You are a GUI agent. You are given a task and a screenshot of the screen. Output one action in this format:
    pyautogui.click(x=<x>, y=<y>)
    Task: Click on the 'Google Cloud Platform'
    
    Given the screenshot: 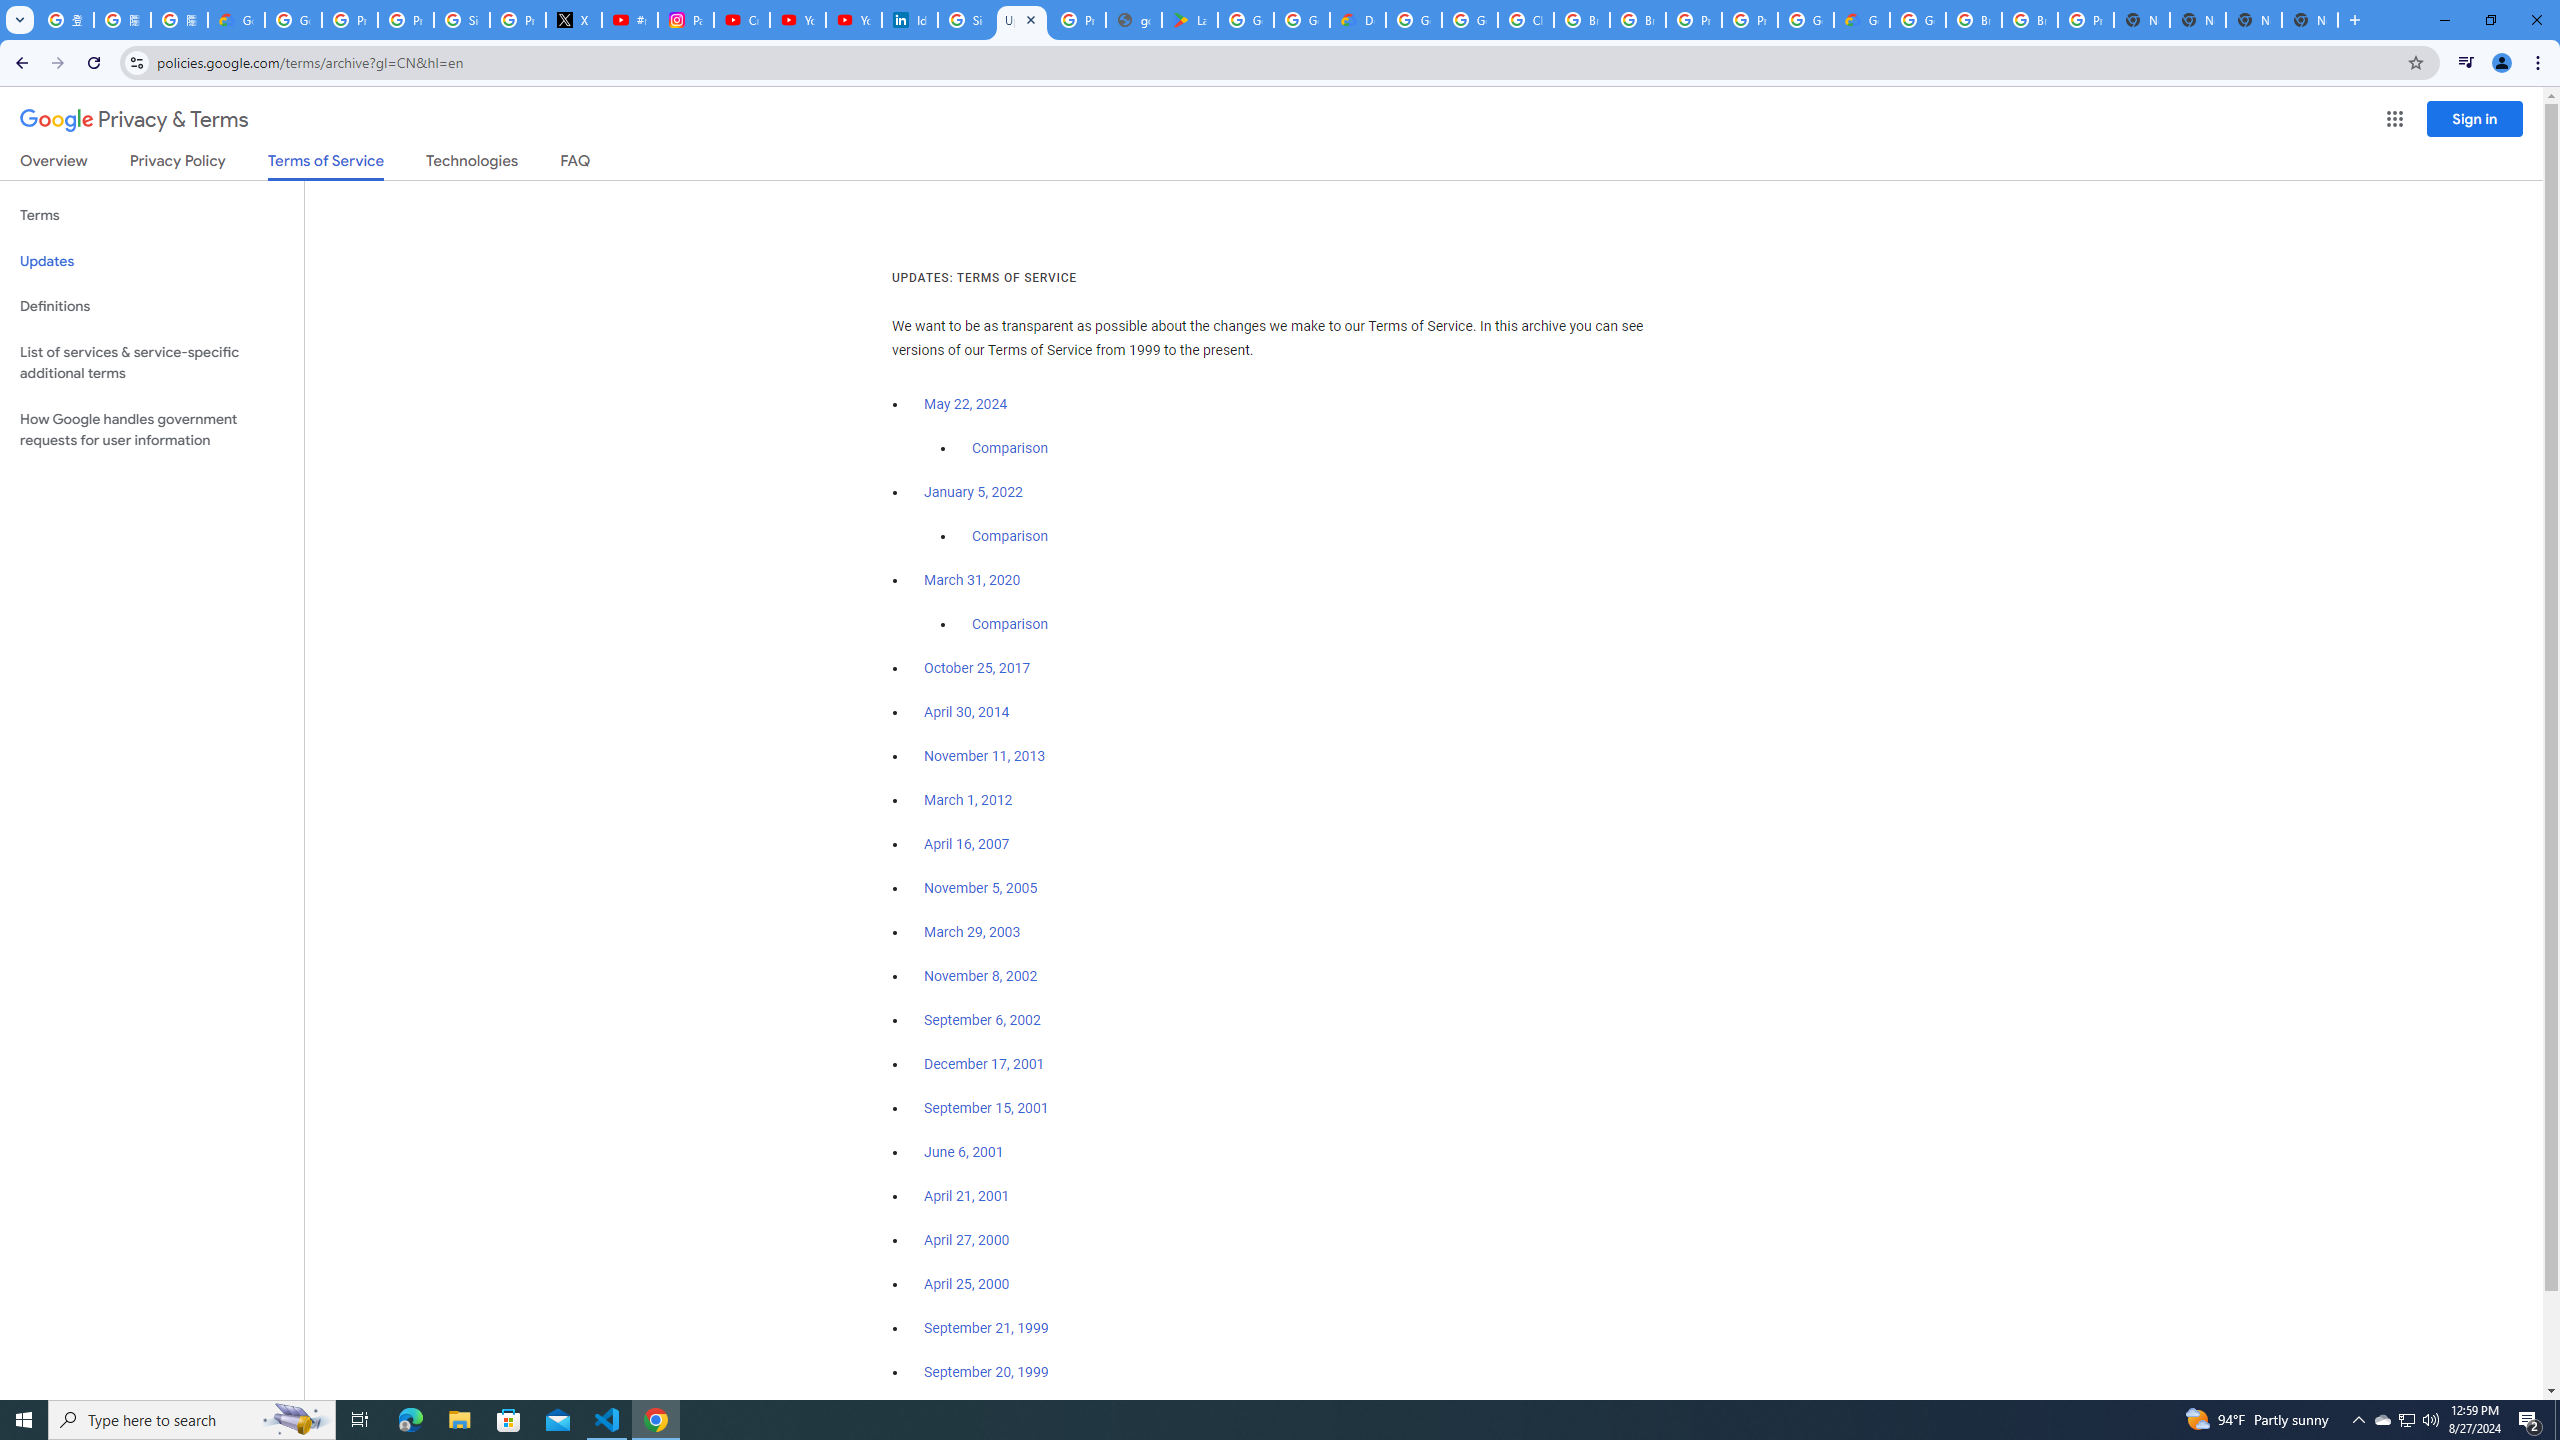 What is the action you would take?
    pyautogui.click(x=1805, y=19)
    